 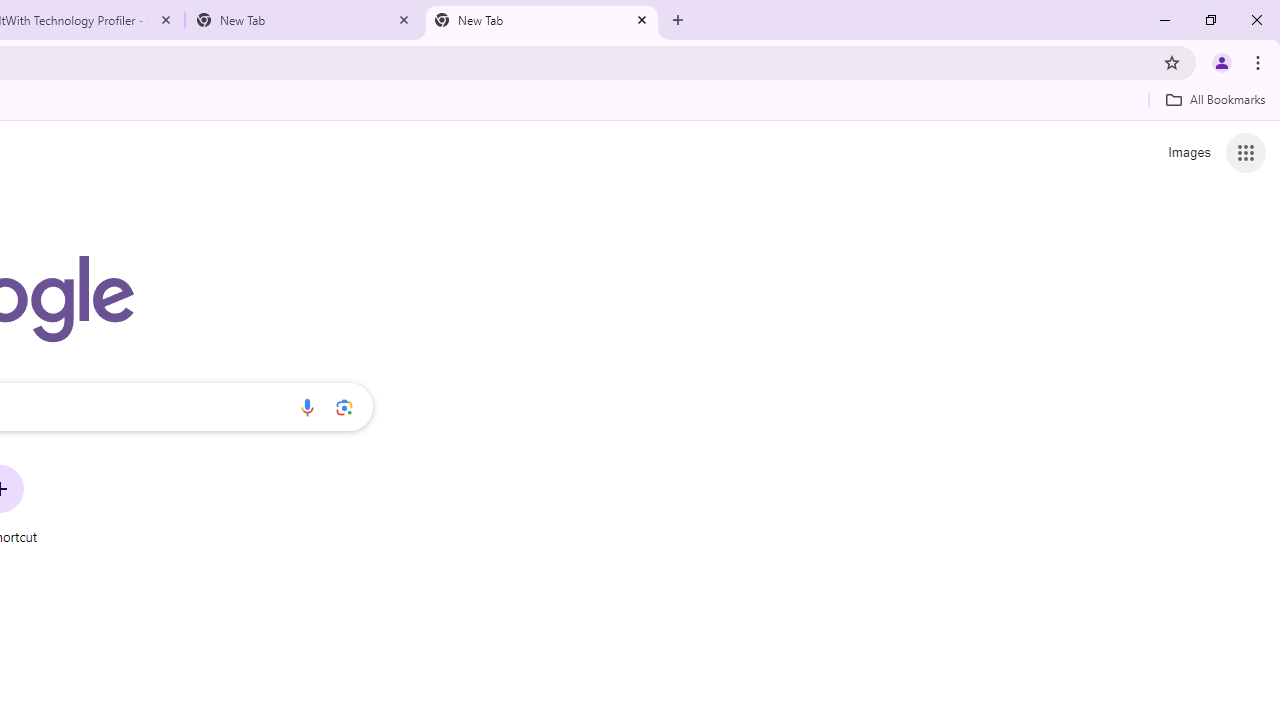 What do you see at coordinates (344, 406) in the screenshot?
I see `'Search by image'` at bounding box center [344, 406].